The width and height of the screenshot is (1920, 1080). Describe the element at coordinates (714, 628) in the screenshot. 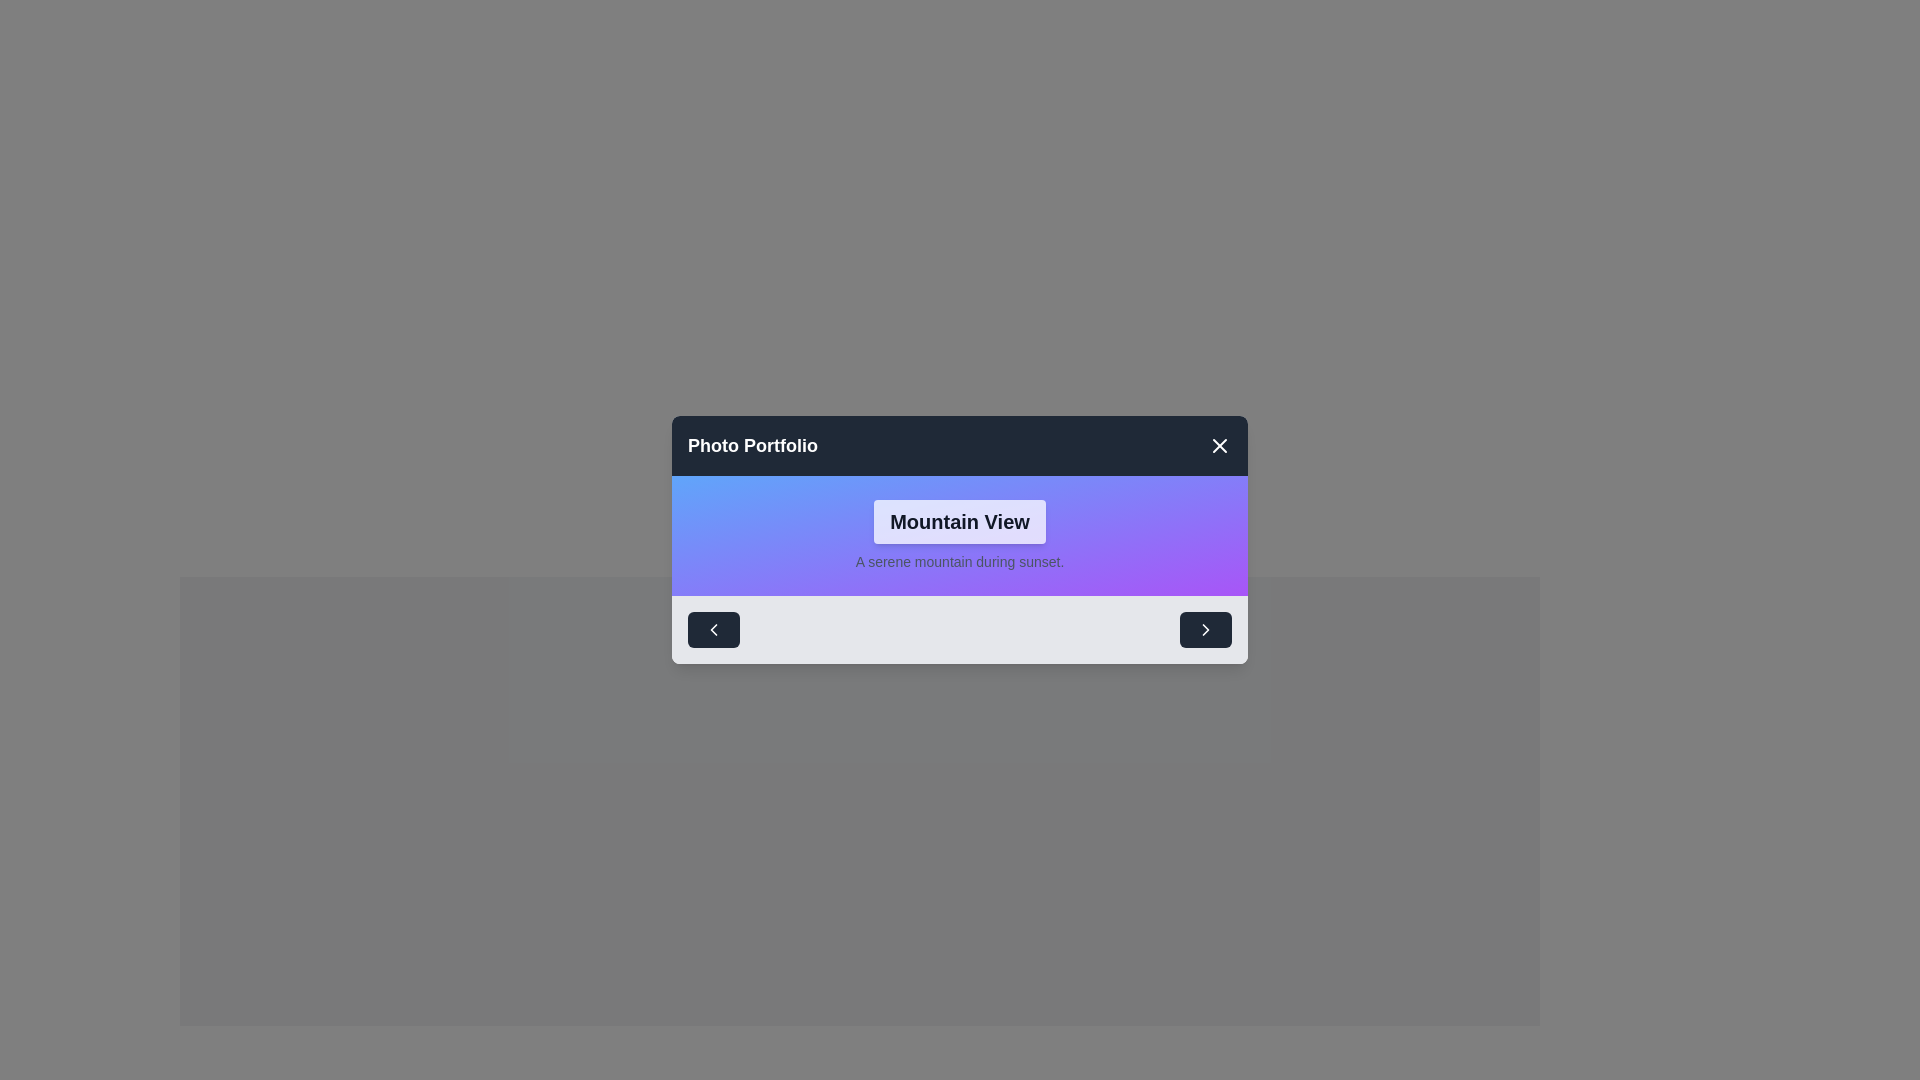

I see `the leftward-pointing chevron icon` at that location.